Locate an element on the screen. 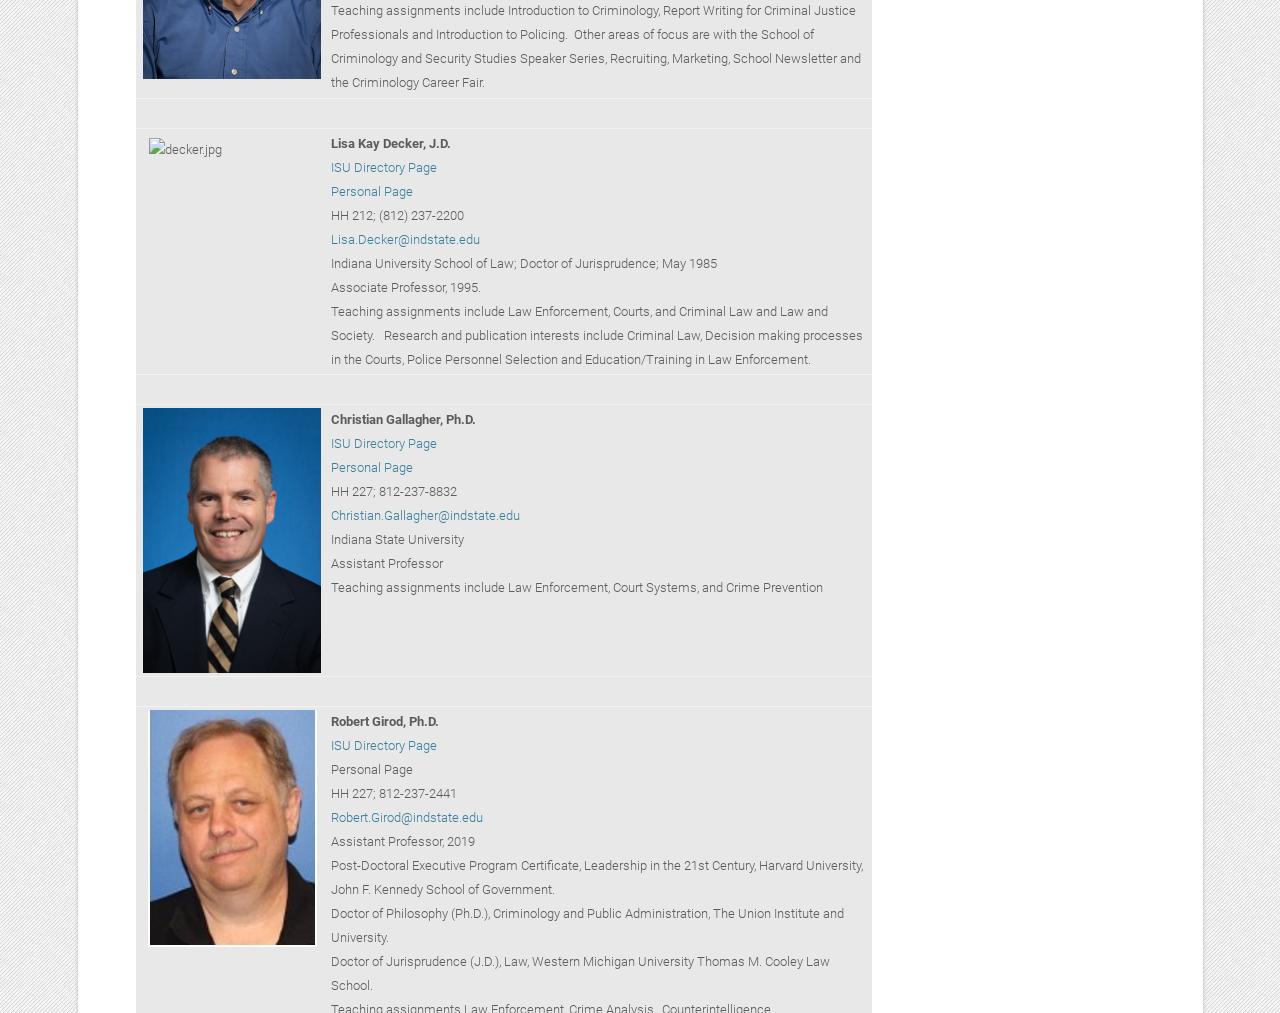 This screenshot has height=1013, width=1280. 'Doctor of Philosophy (Ph.D.), Criminology and Public Administration, The Union Institute and University.' is located at coordinates (585, 924).